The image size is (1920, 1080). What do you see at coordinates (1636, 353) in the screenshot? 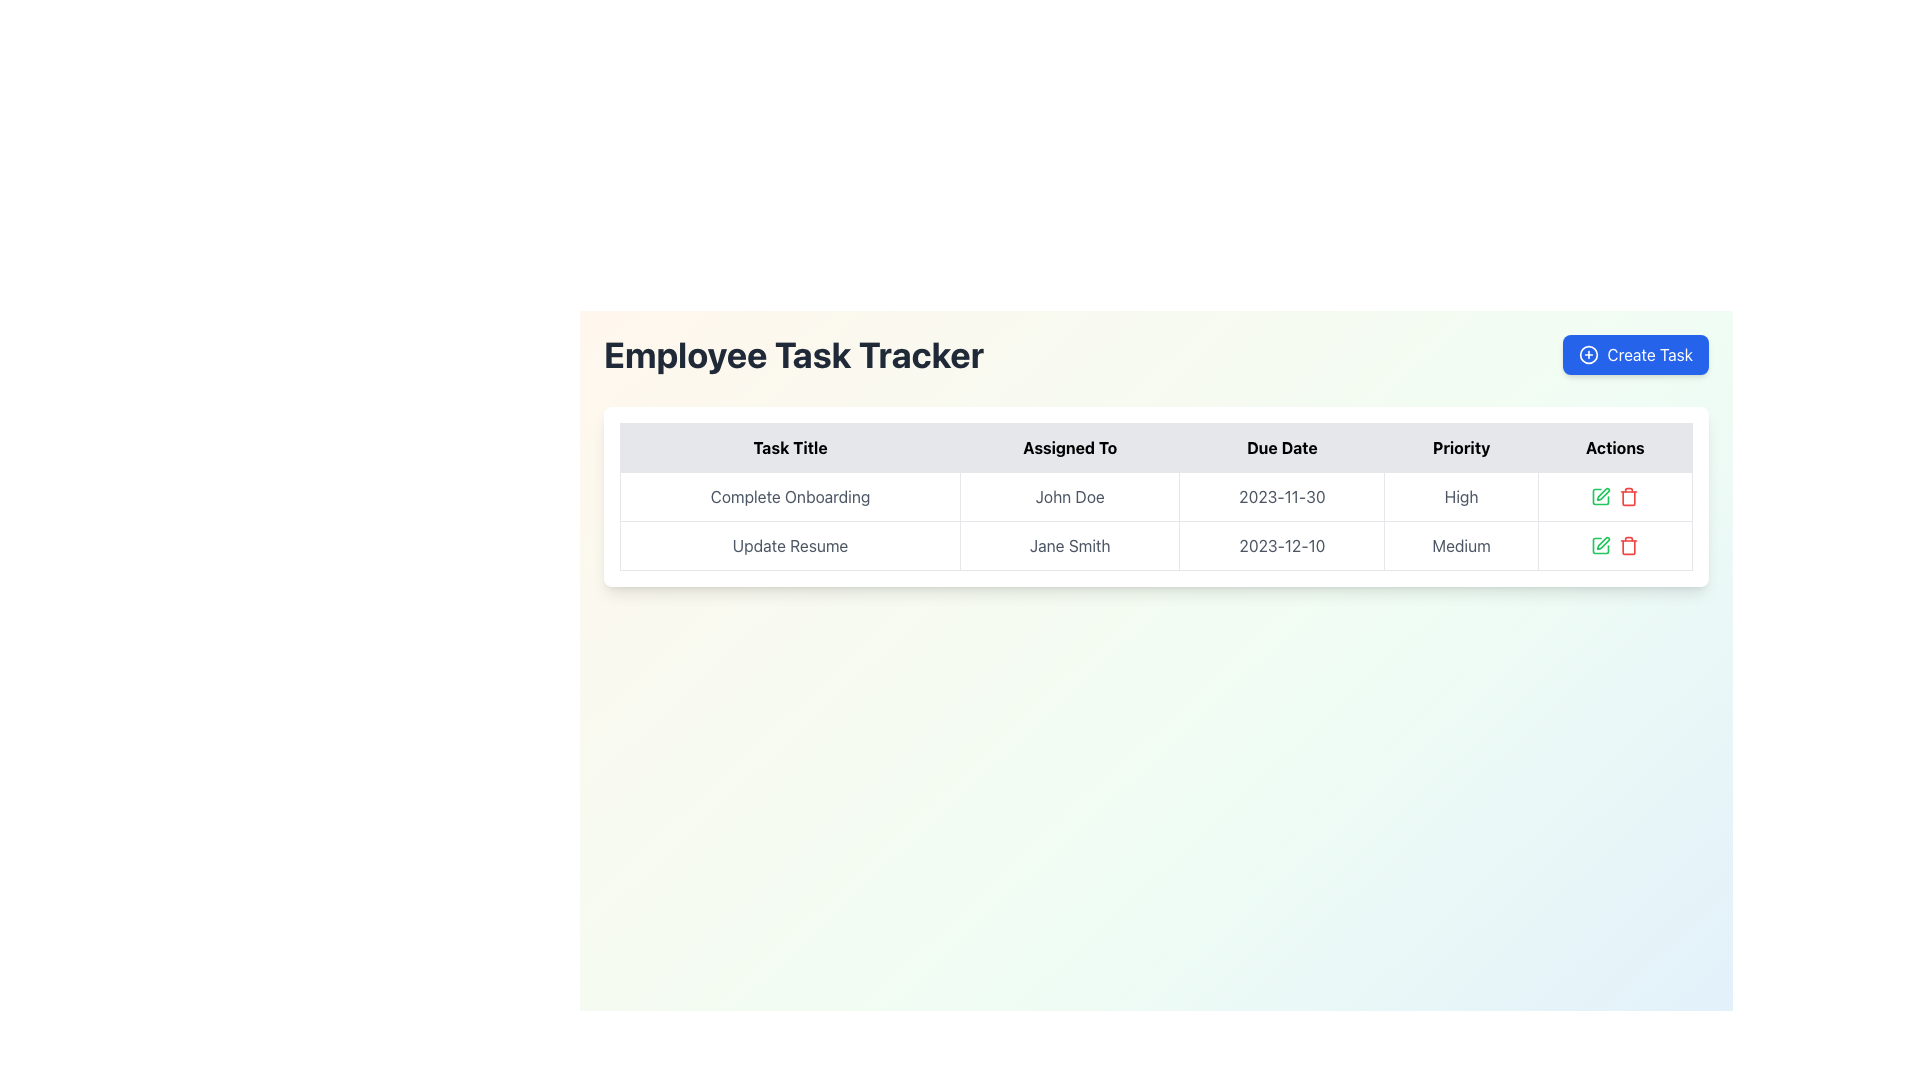
I see `the 'Create Task' button located at the top-right corner of the interface, which features a blue background and white text with a plus icon, to observe any hover effects` at bounding box center [1636, 353].